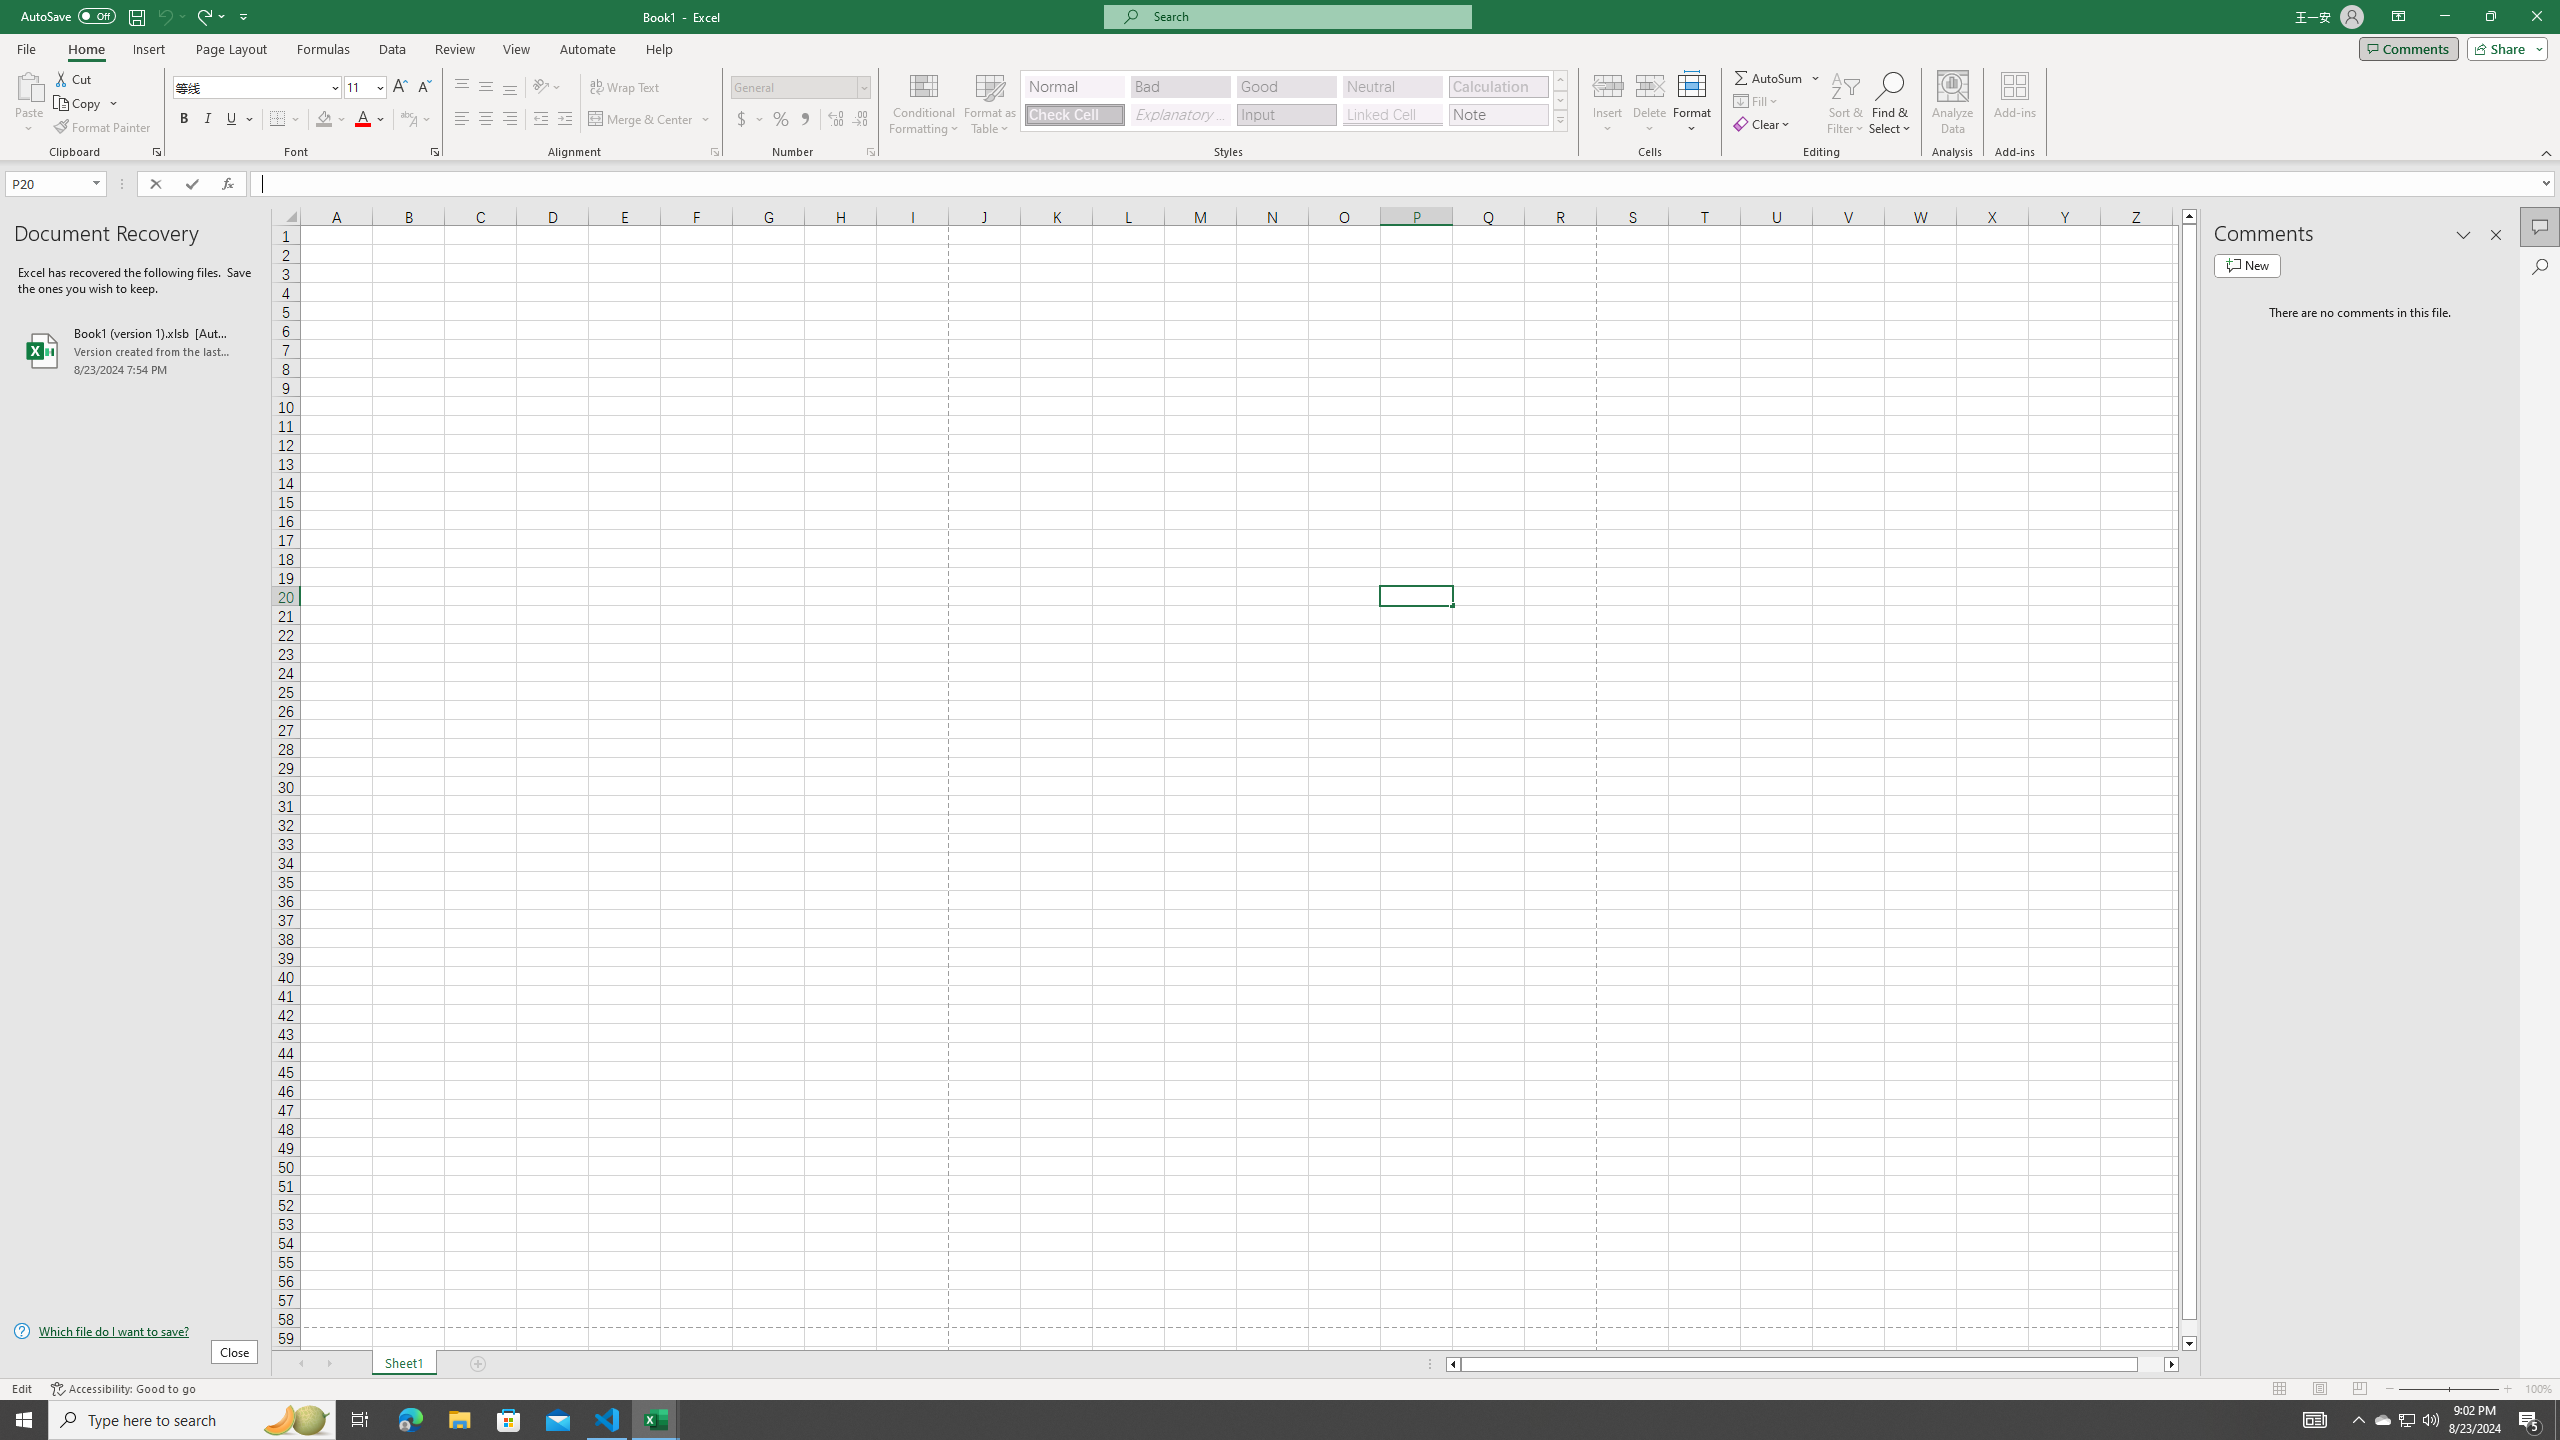  Describe the element at coordinates (231, 118) in the screenshot. I see `'Underline'` at that location.